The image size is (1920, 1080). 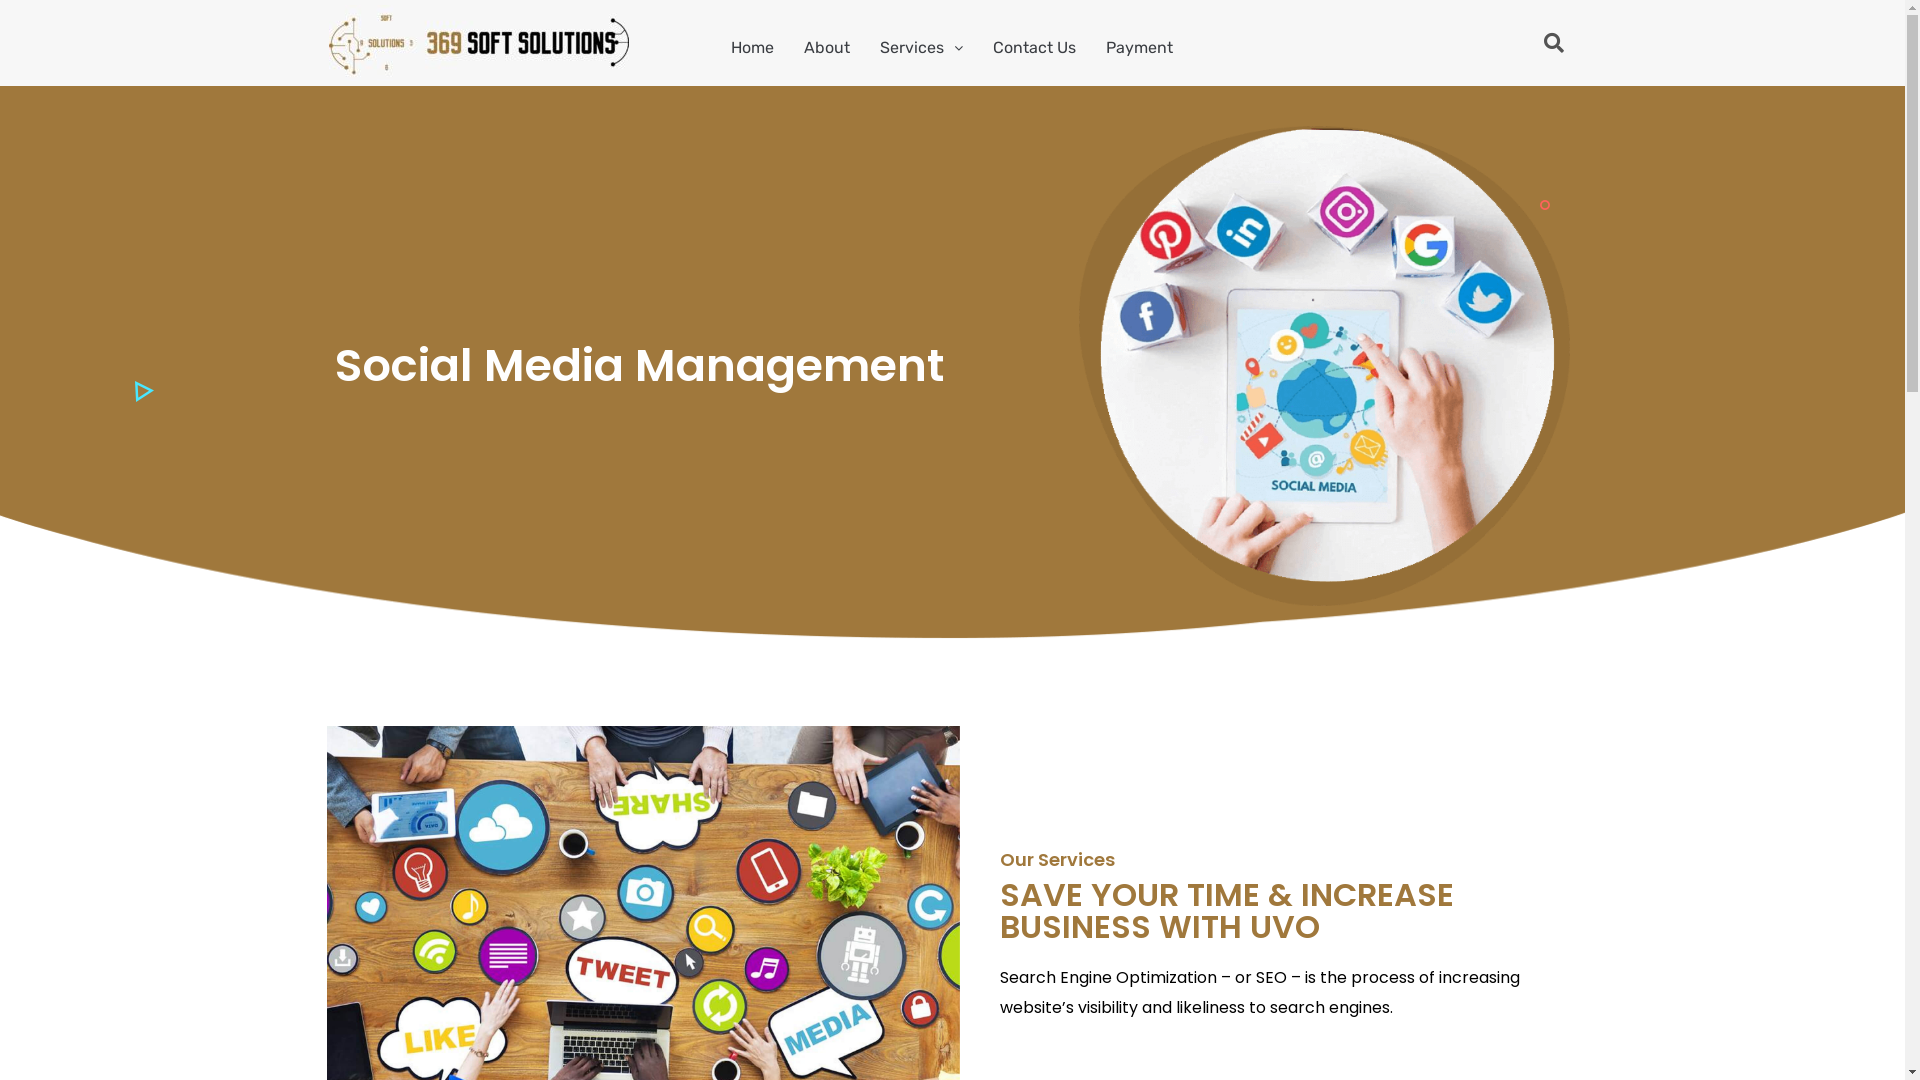 What do you see at coordinates (1089, 46) in the screenshot?
I see `'Payment'` at bounding box center [1089, 46].